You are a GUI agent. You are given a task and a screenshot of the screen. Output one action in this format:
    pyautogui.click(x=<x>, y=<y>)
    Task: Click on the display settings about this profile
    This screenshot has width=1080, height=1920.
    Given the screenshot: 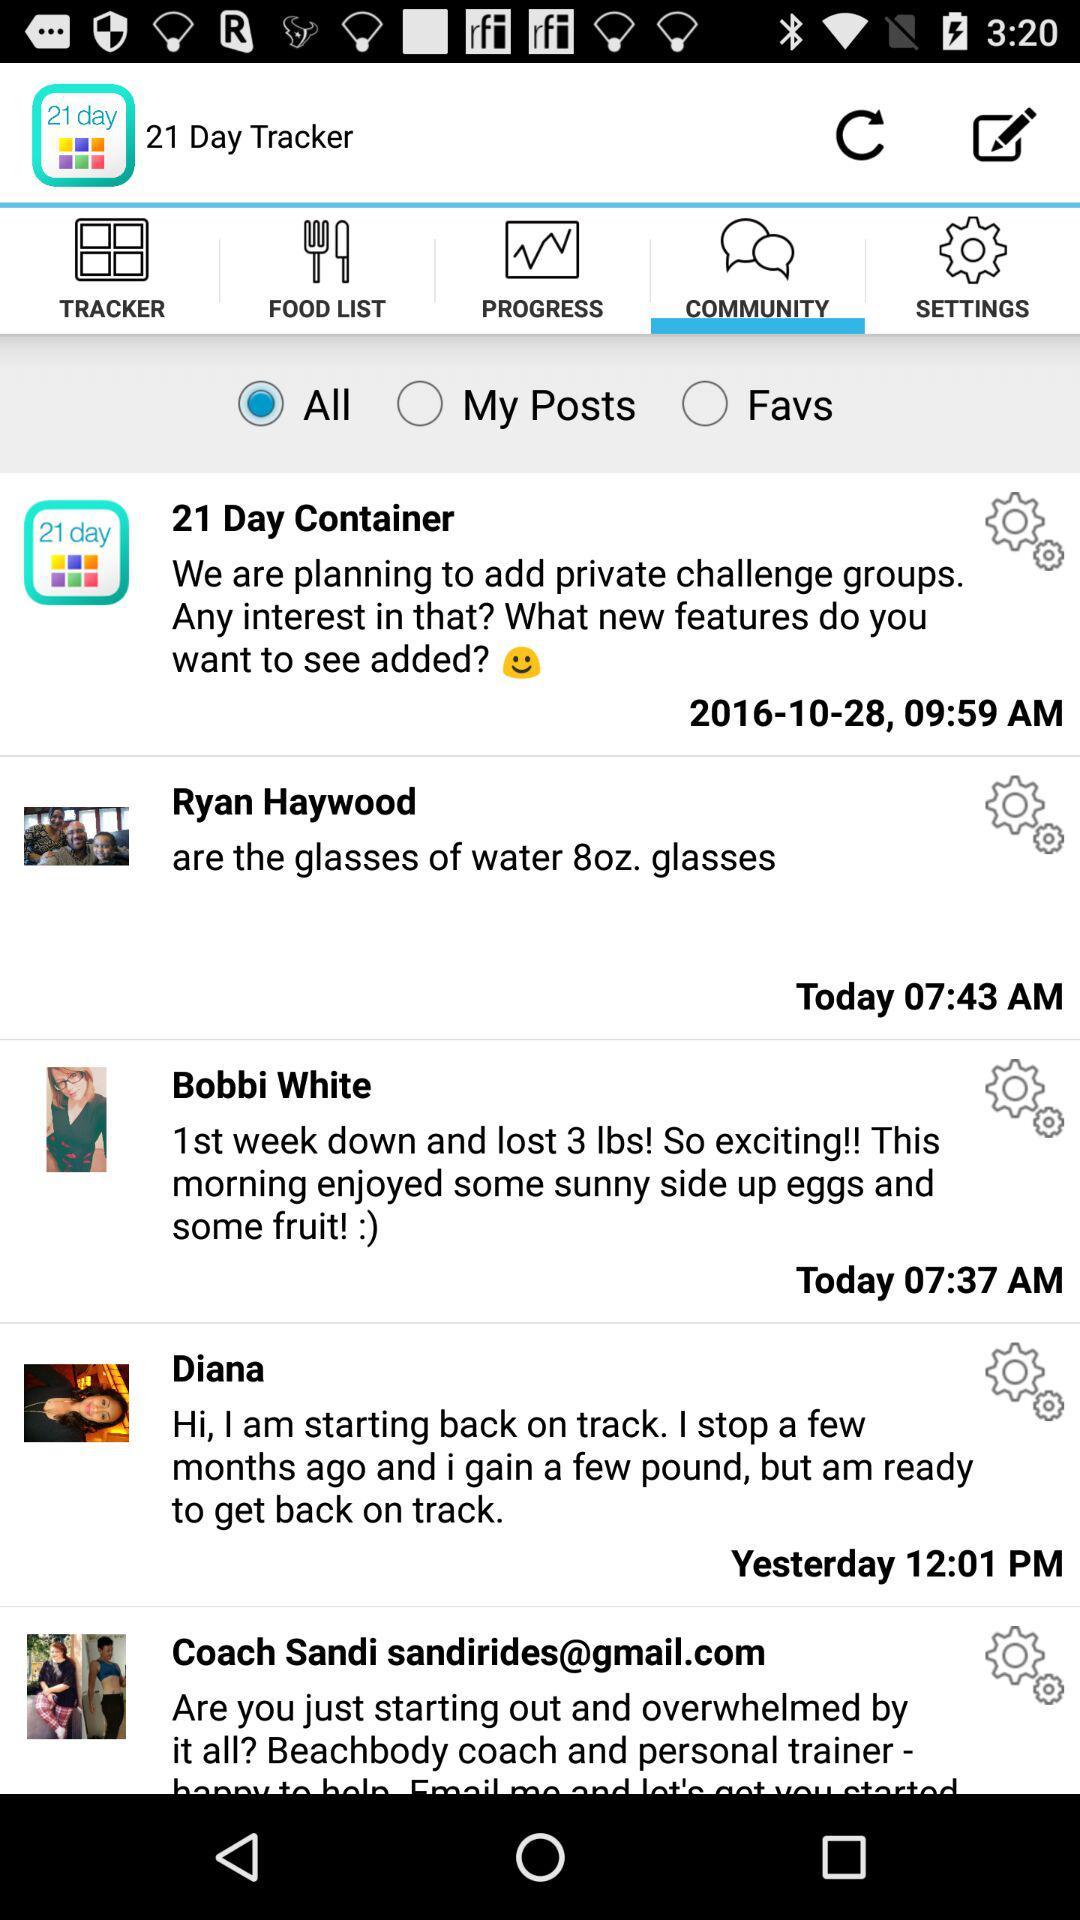 What is the action you would take?
    pyautogui.click(x=1024, y=1380)
    